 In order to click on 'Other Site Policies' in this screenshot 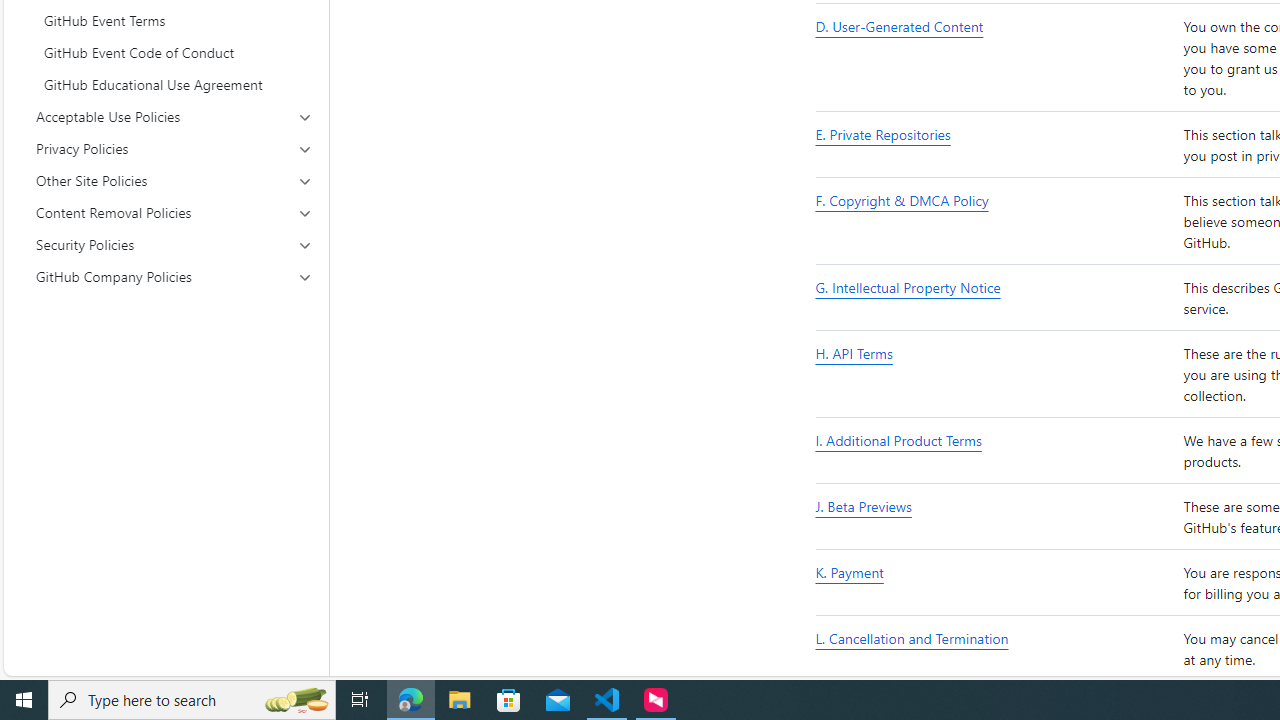, I will do `click(174, 181)`.